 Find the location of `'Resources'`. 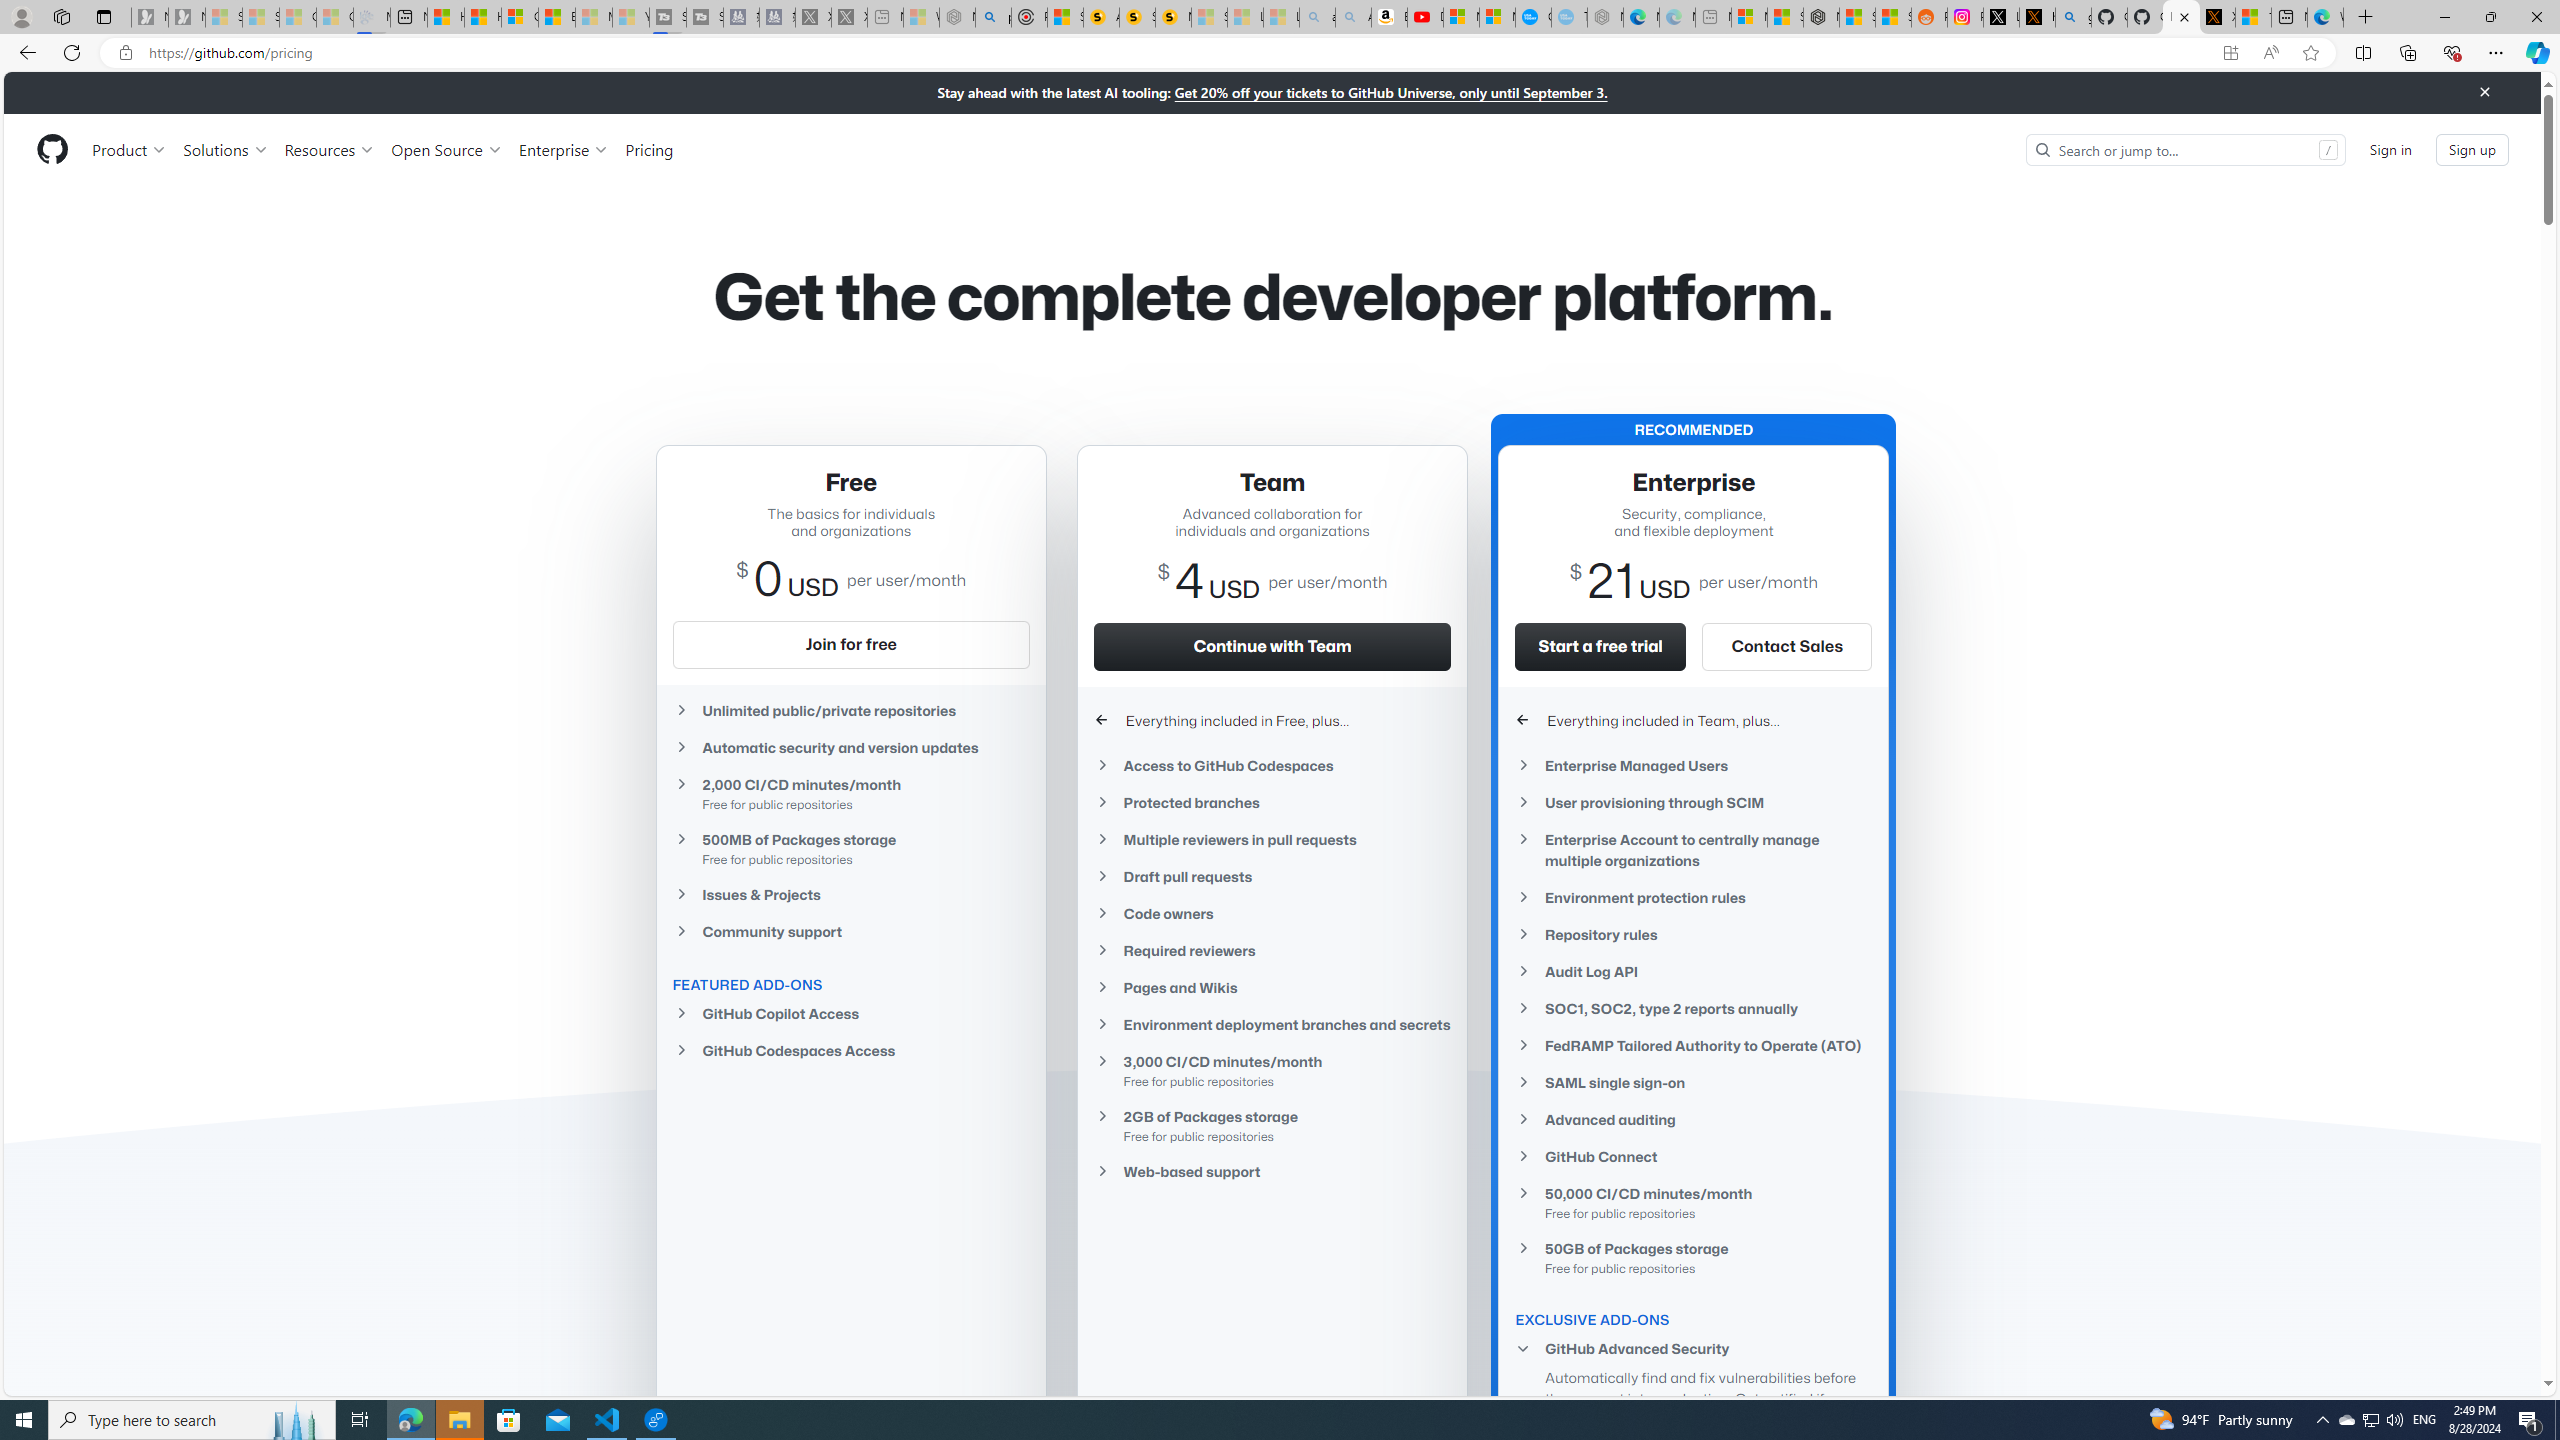

'Resources' is located at coordinates (330, 149).